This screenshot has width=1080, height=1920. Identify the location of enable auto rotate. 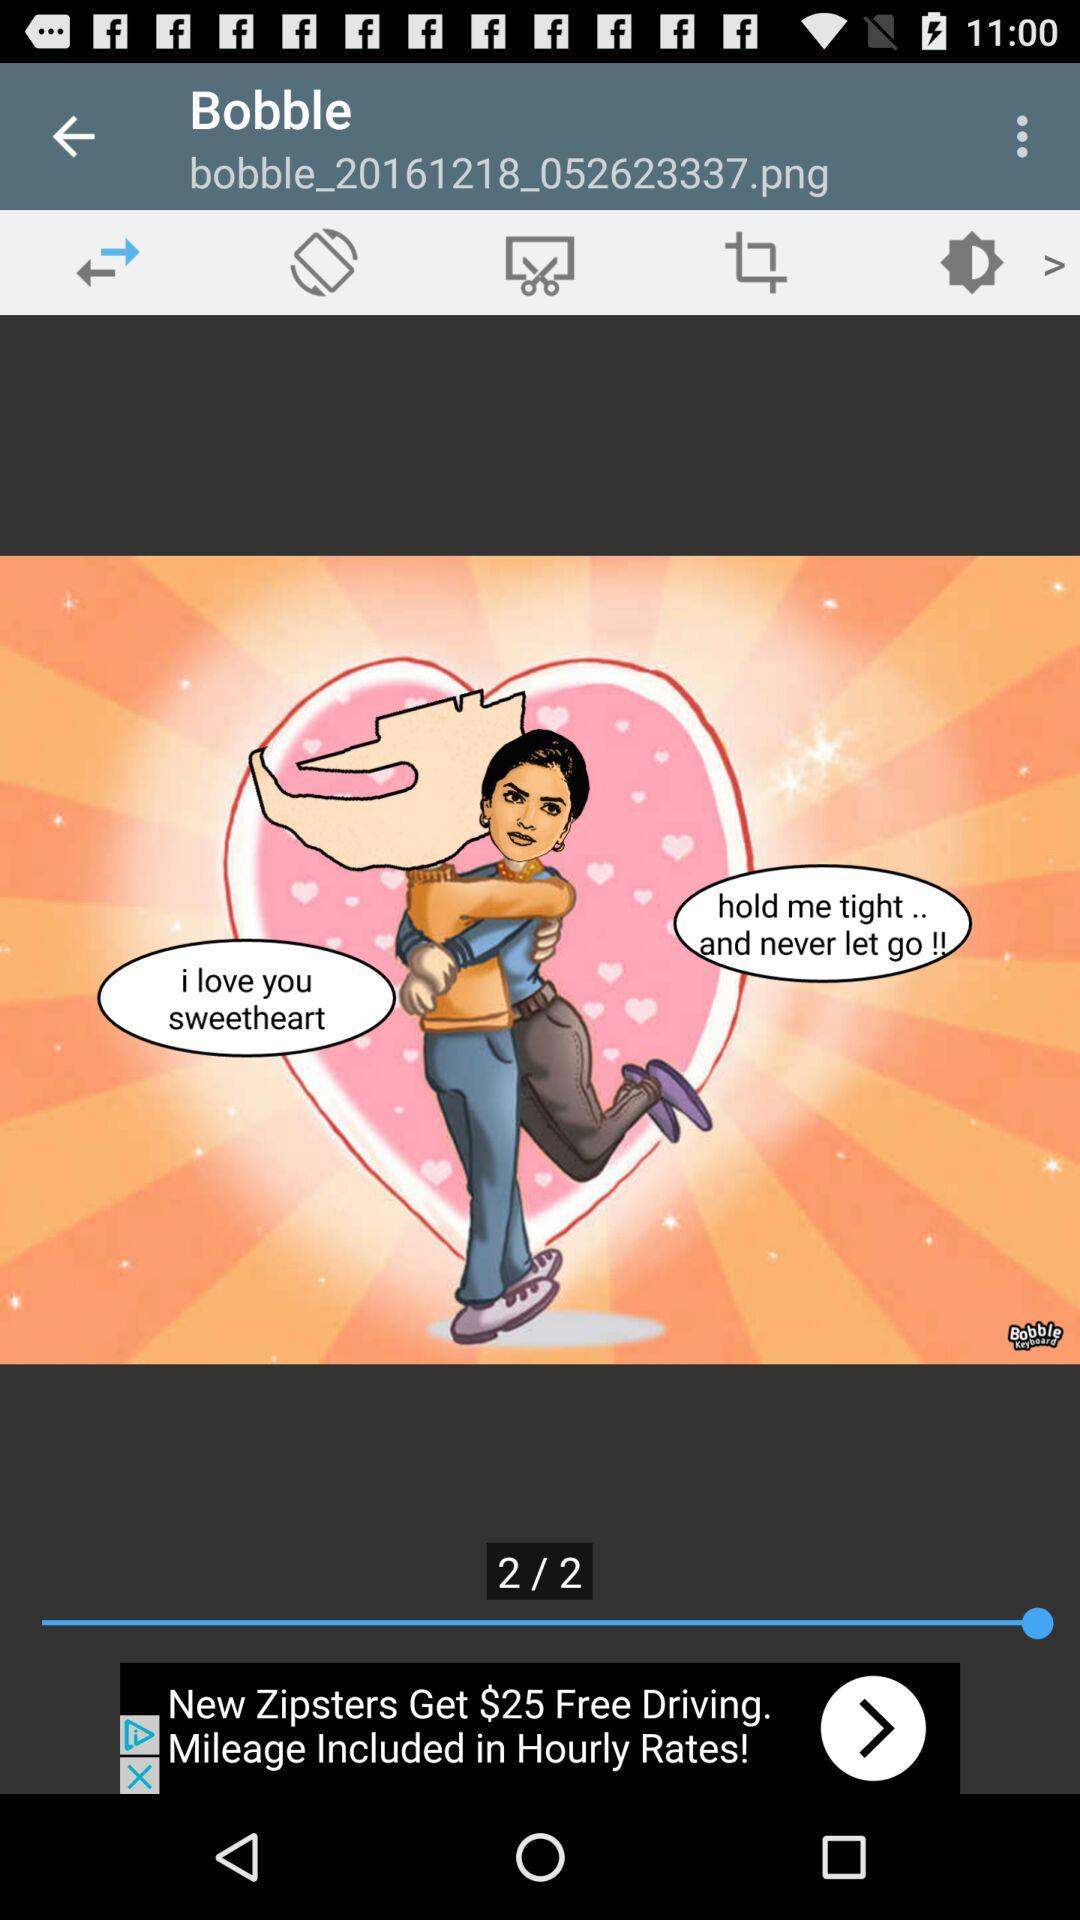
(323, 261).